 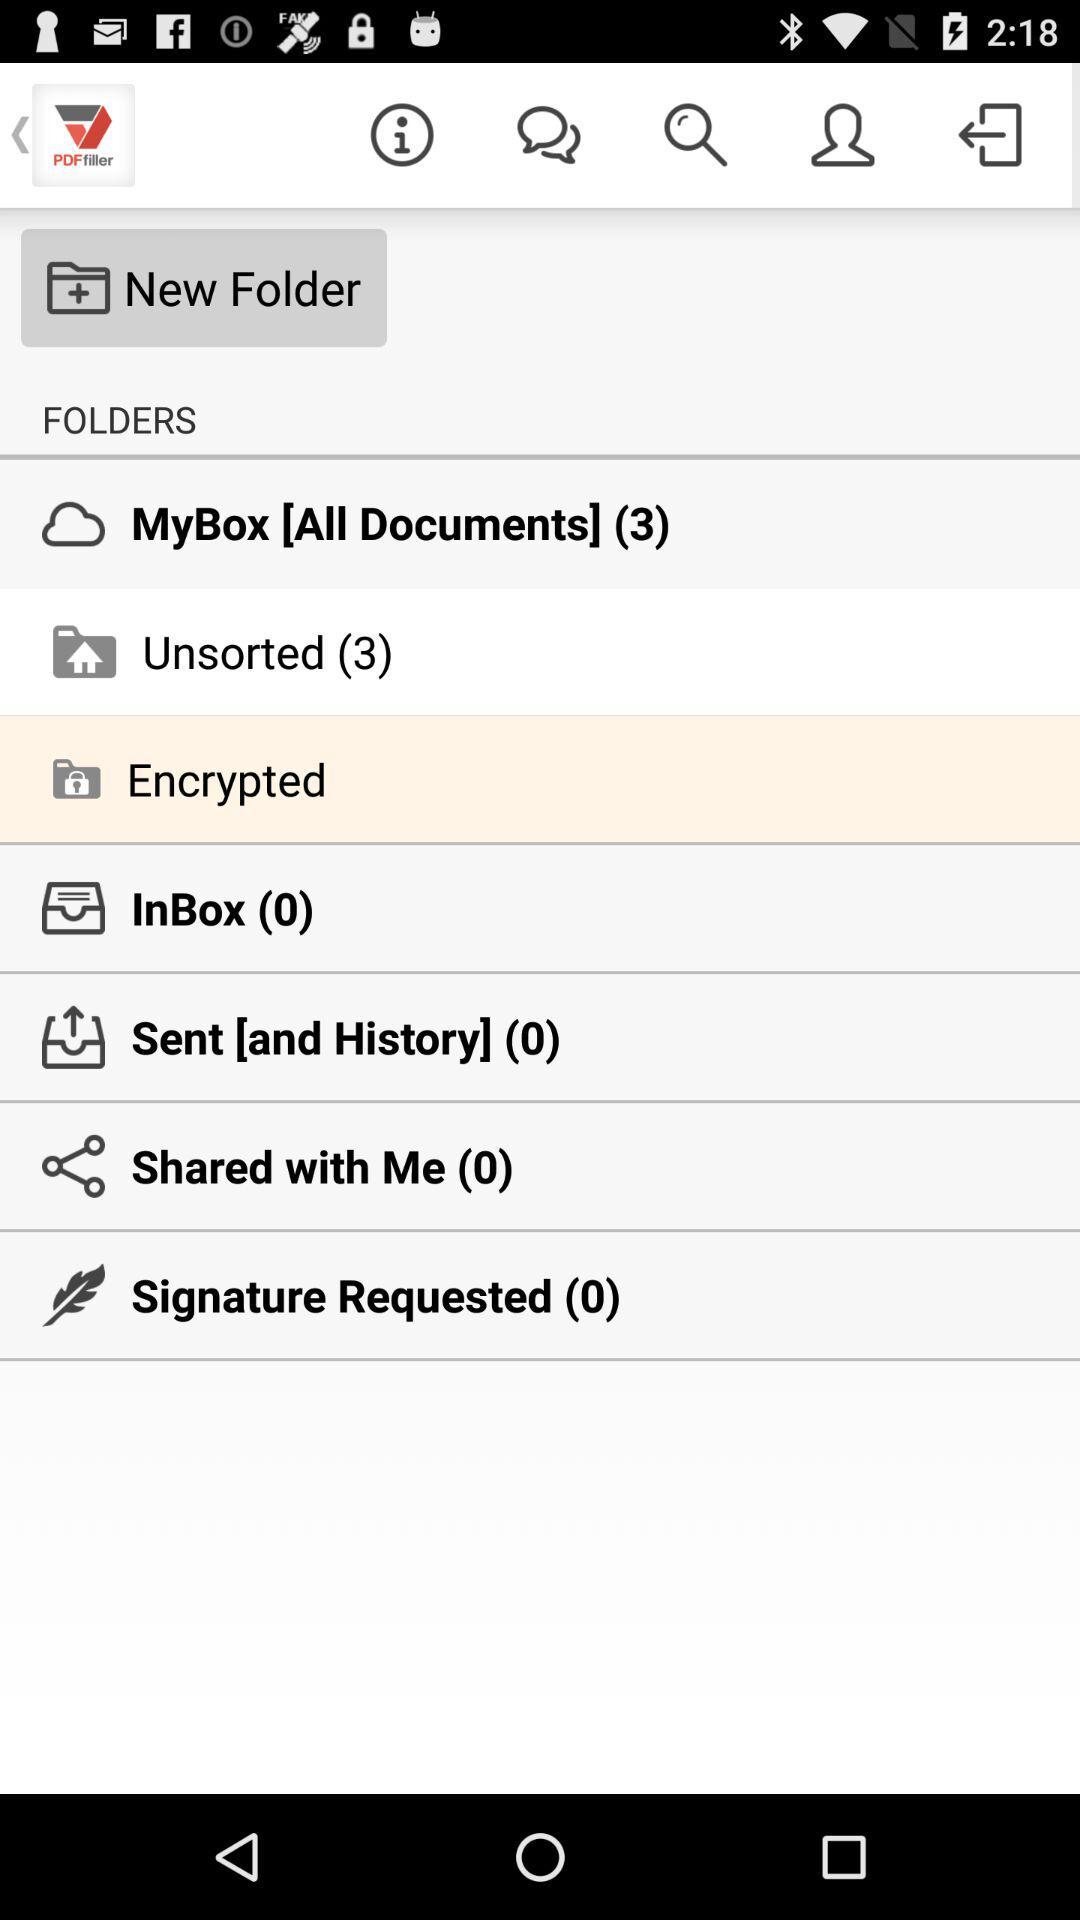 What do you see at coordinates (401, 133) in the screenshot?
I see `the button above the new folder icon` at bounding box center [401, 133].